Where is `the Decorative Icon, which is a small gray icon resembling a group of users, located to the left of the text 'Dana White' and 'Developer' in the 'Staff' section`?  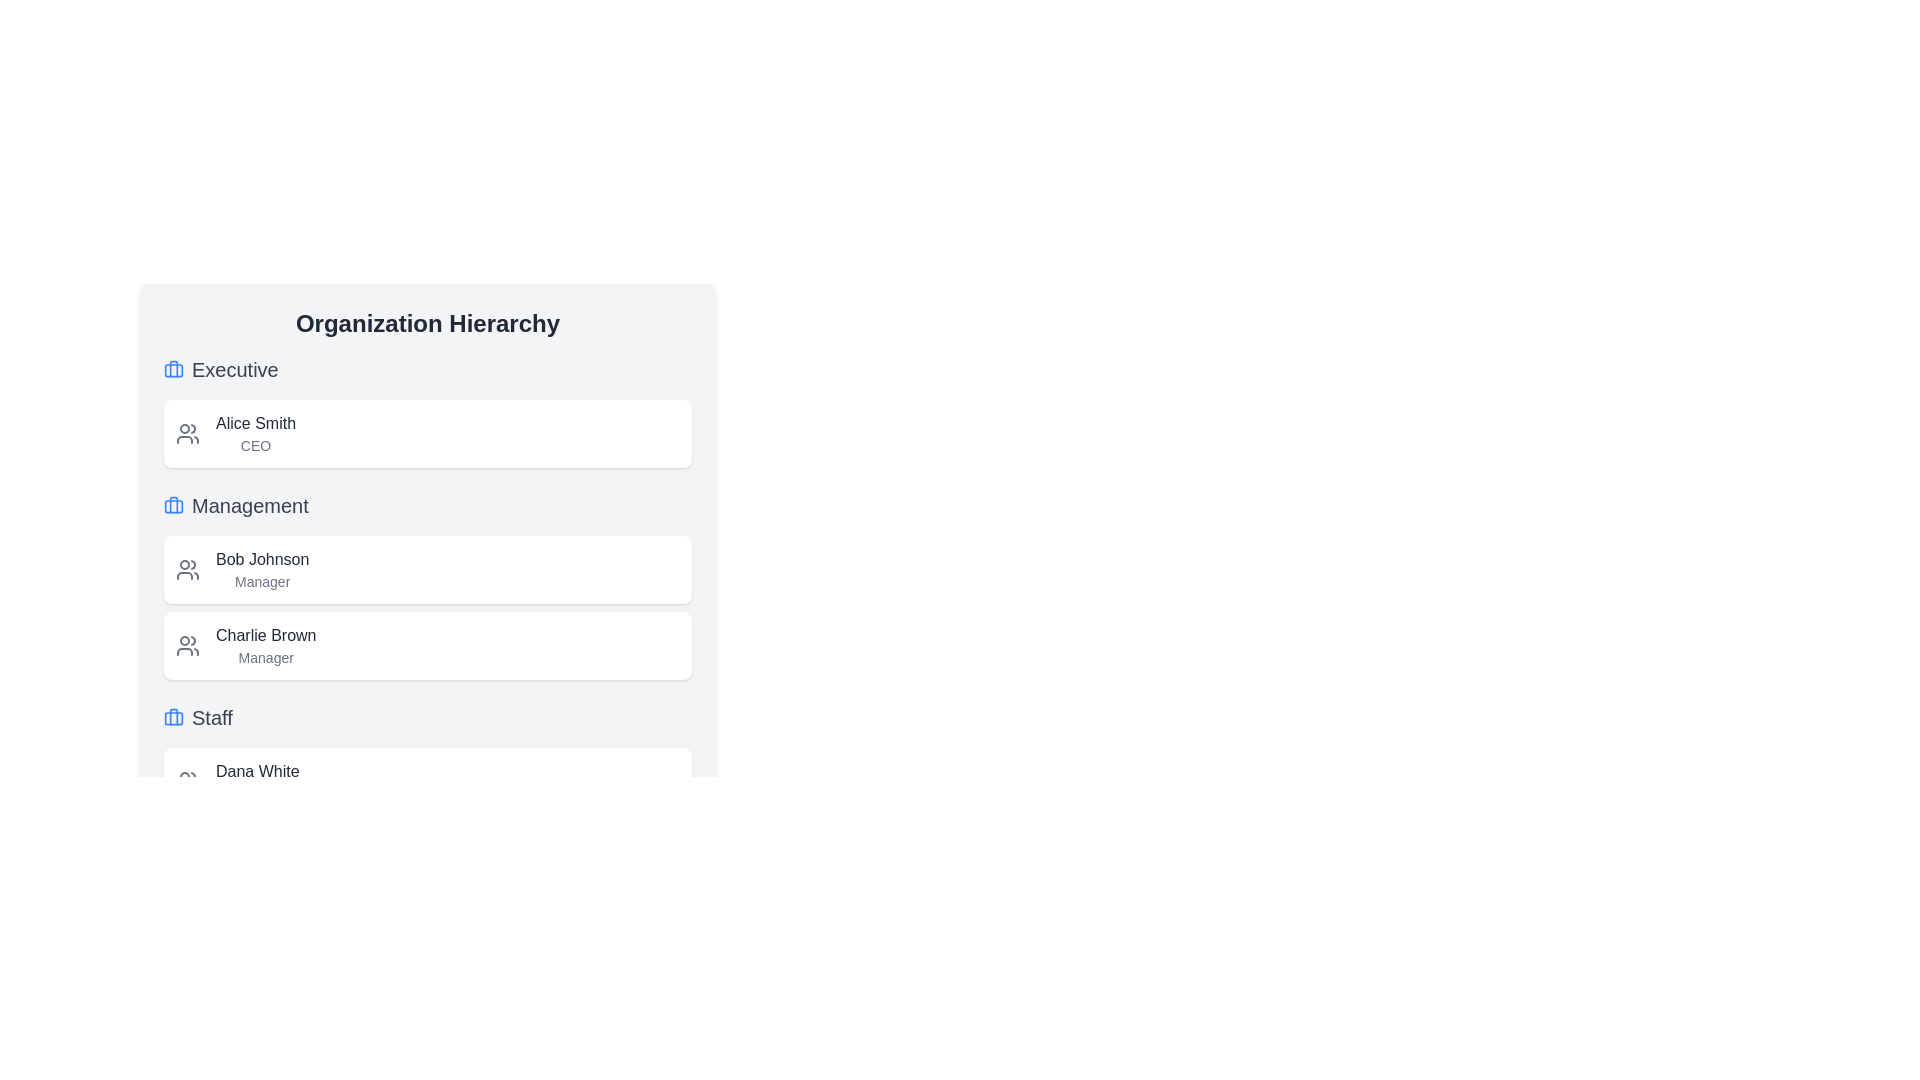
the Decorative Icon, which is a small gray icon resembling a group of users, located to the left of the text 'Dana White' and 'Developer' in the 'Staff' section is located at coordinates (187, 781).